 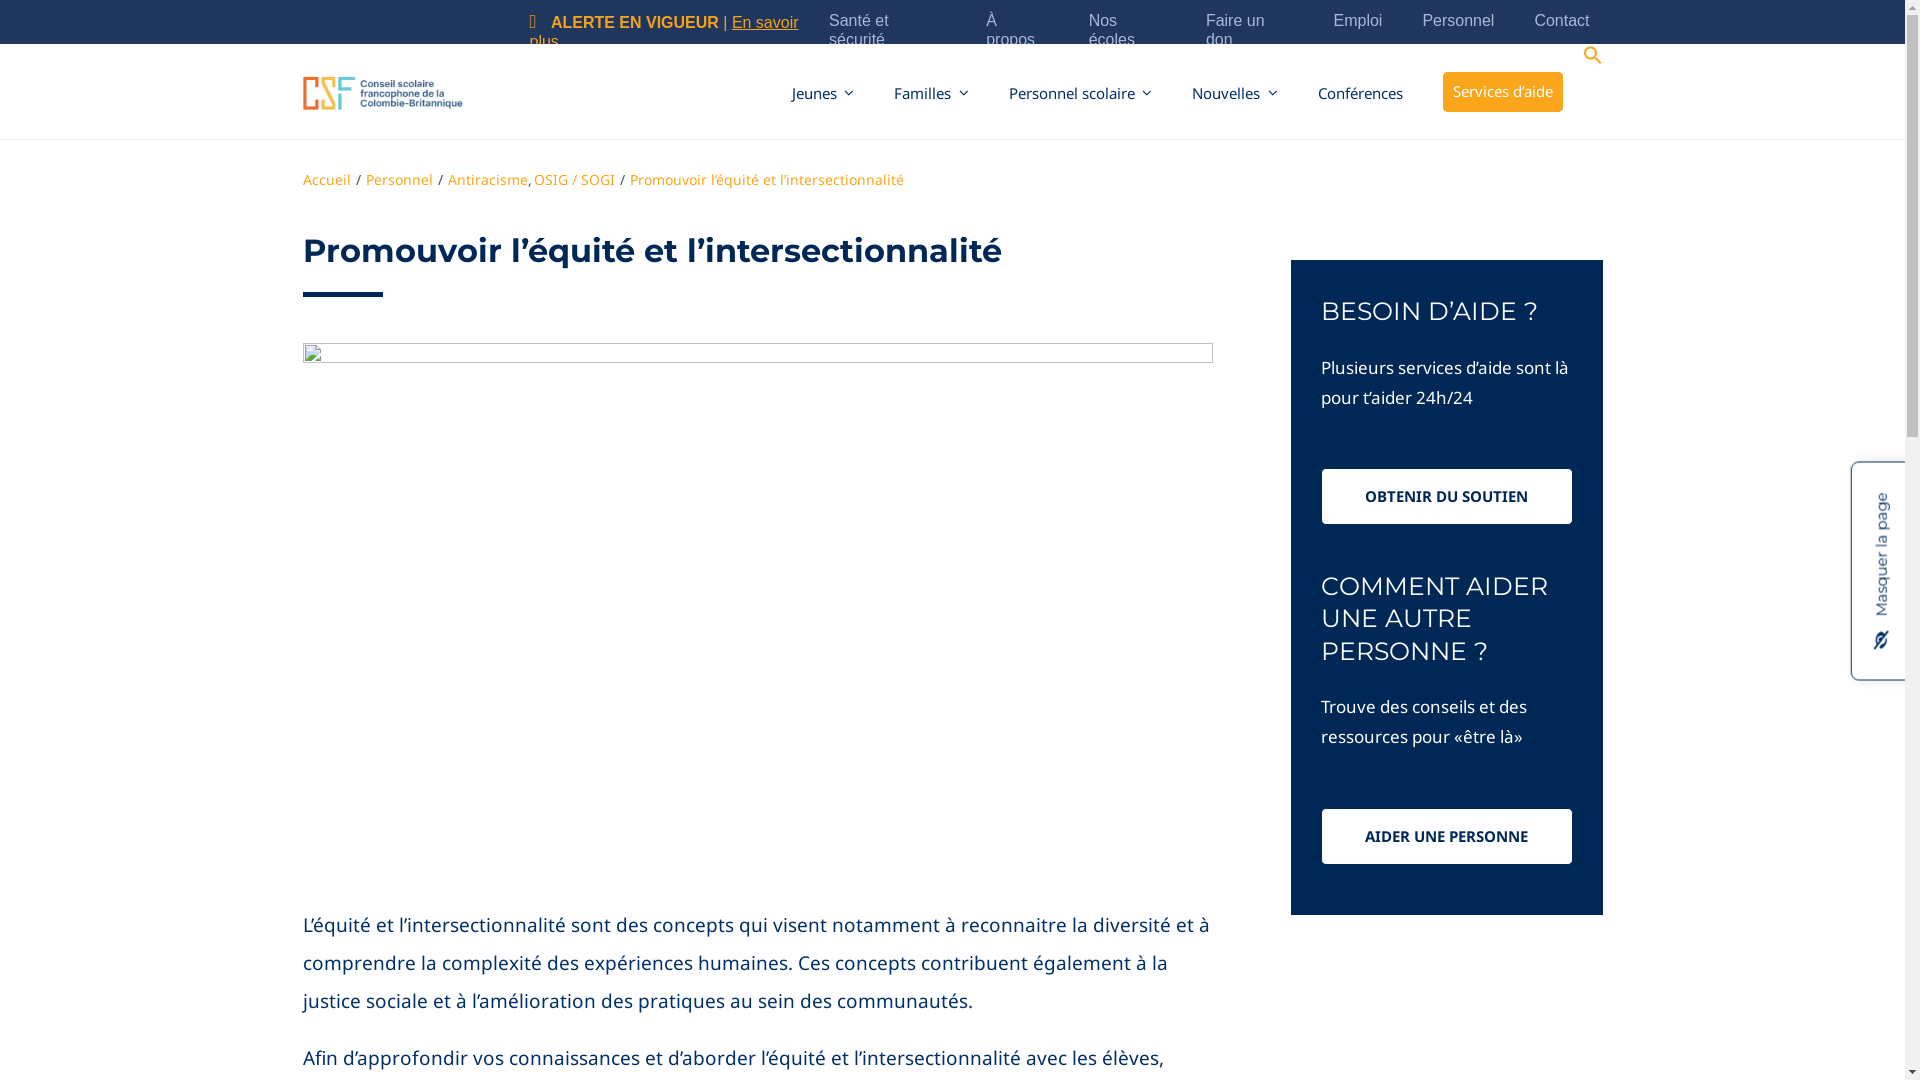 What do you see at coordinates (1233, 91) in the screenshot?
I see `'Nouvelles'` at bounding box center [1233, 91].